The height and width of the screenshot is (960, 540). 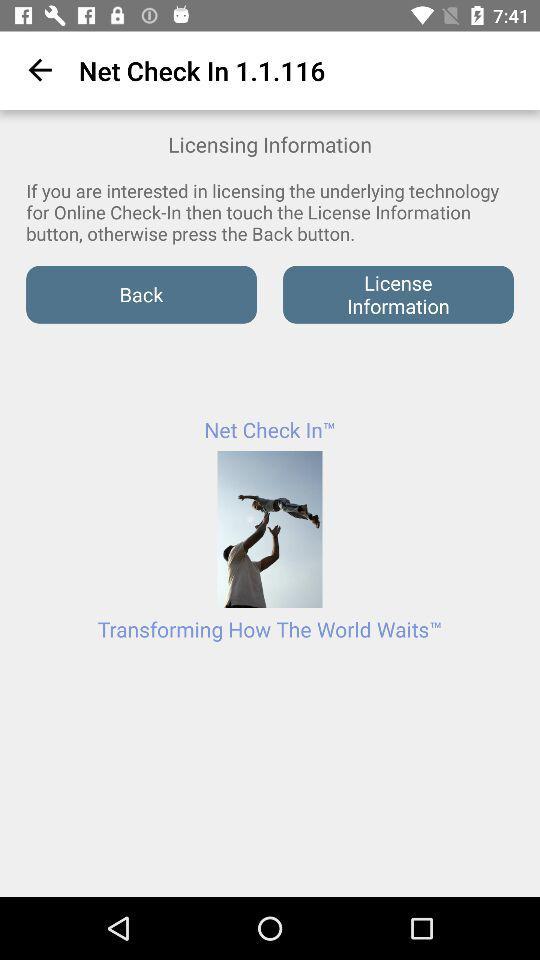 What do you see at coordinates (36, 70) in the screenshot?
I see `icon above the licensing information icon` at bounding box center [36, 70].